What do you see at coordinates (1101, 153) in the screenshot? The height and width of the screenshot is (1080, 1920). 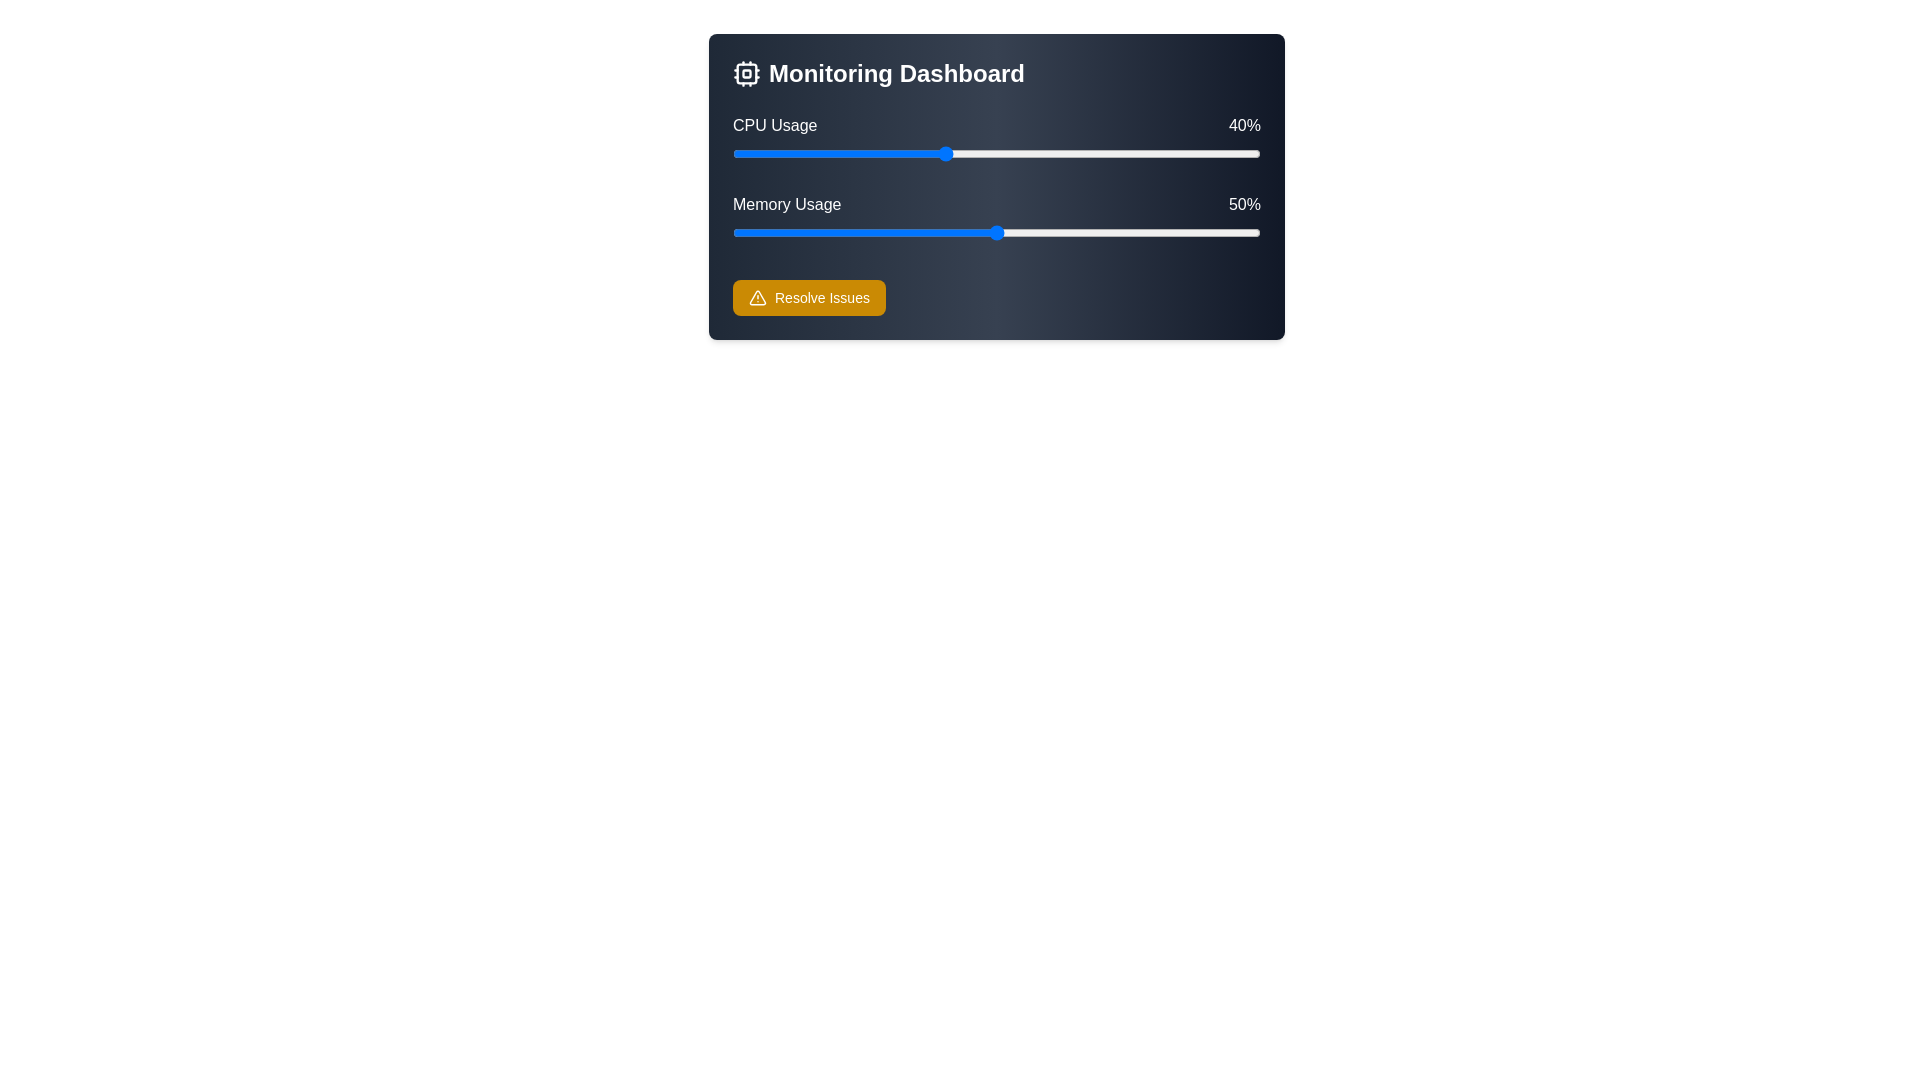 I see `CPU usage` at bounding box center [1101, 153].